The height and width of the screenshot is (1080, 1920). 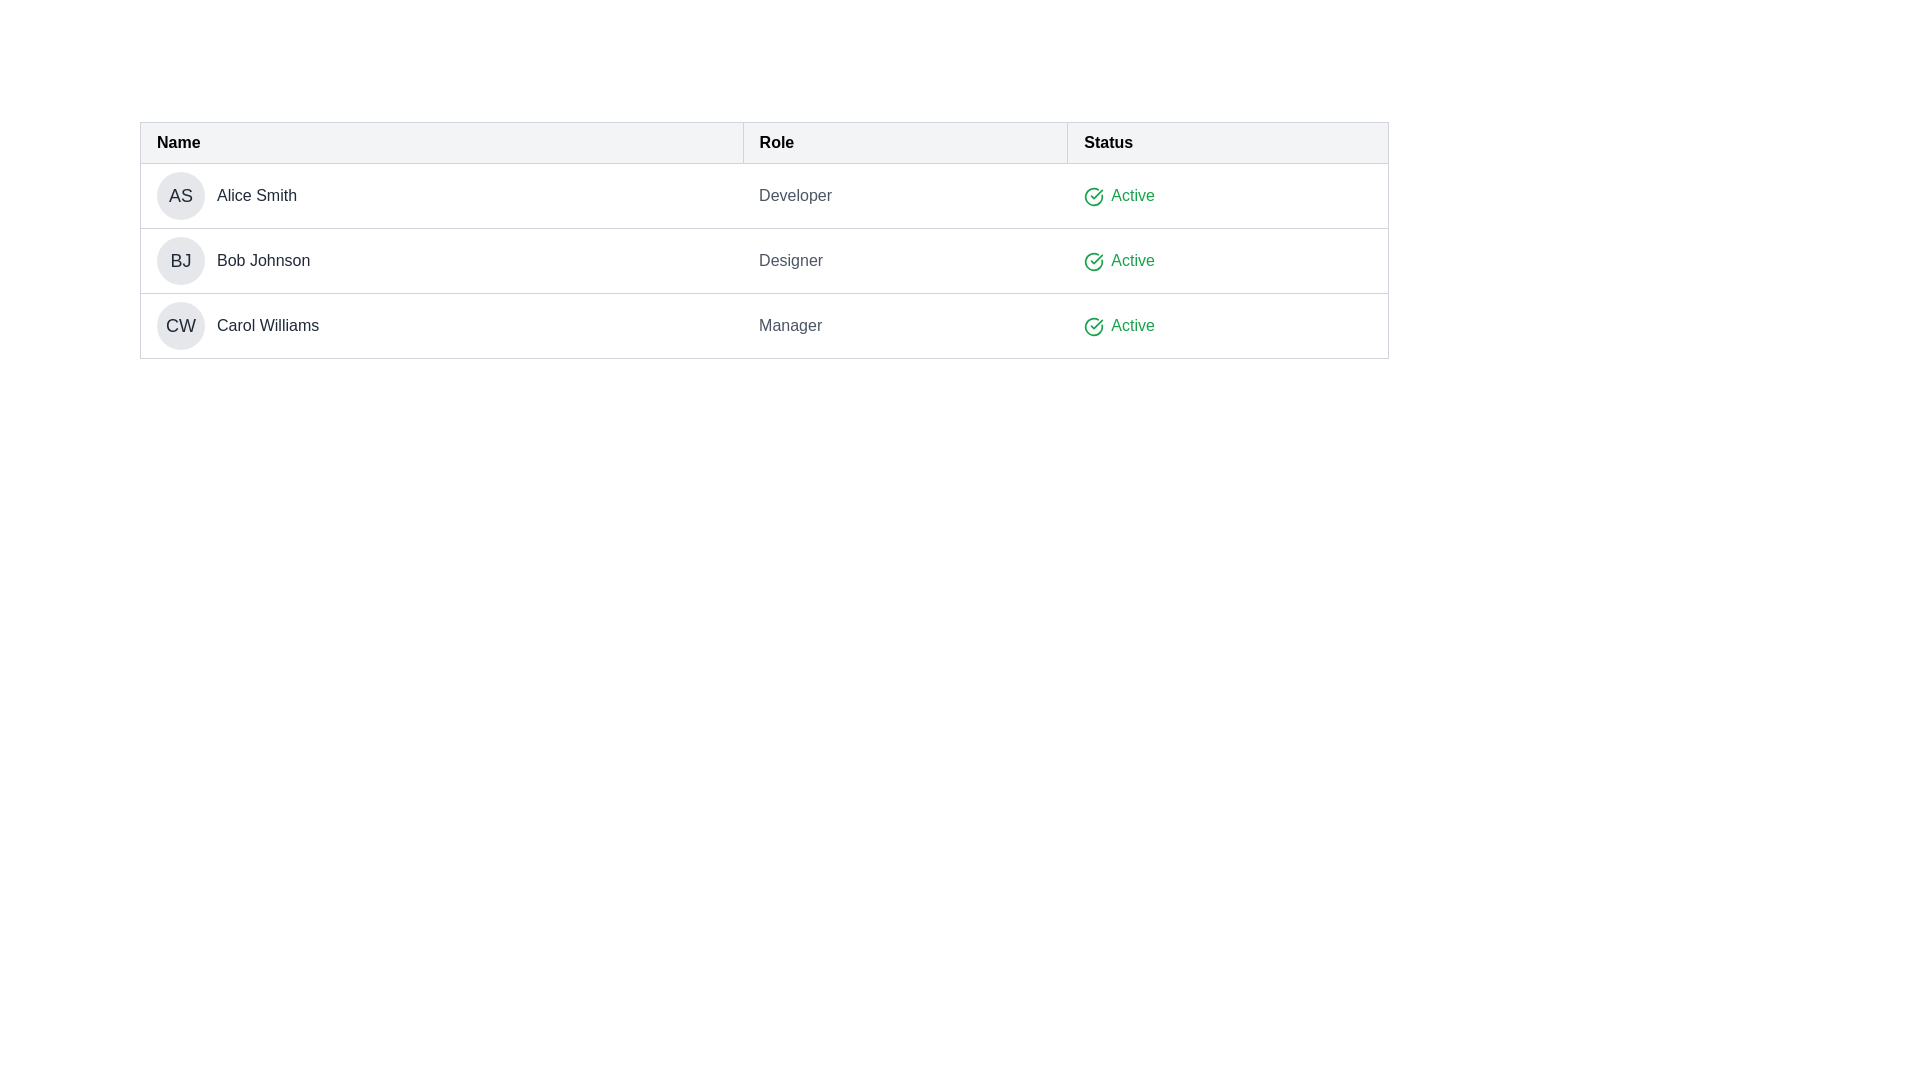 I want to click on the table row displaying user information for 'Bob Johnson', which includes a circular avatar with 'BJ', the name 'Bob Johnson', the role 'Designer', and an 'Active' status with a green check icon, so click(x=763, y=260).